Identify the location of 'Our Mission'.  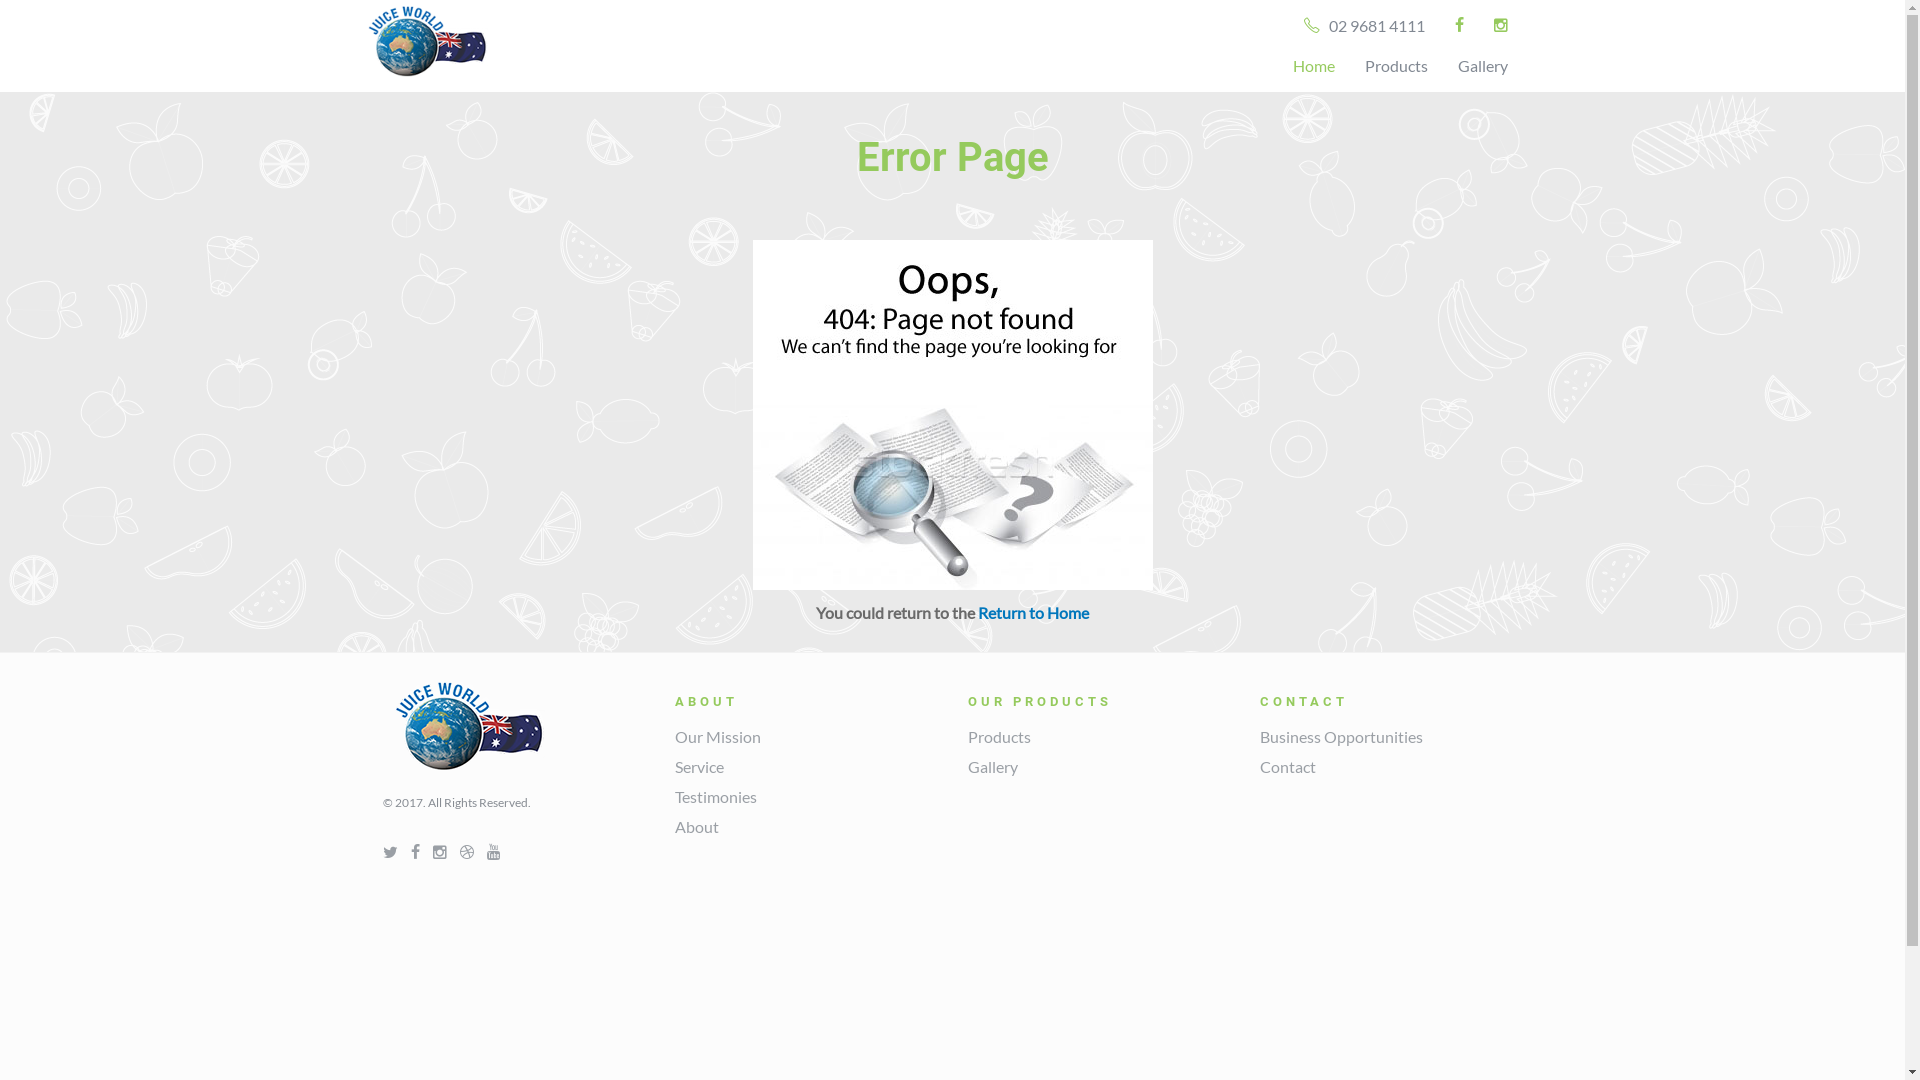
(718, 736).